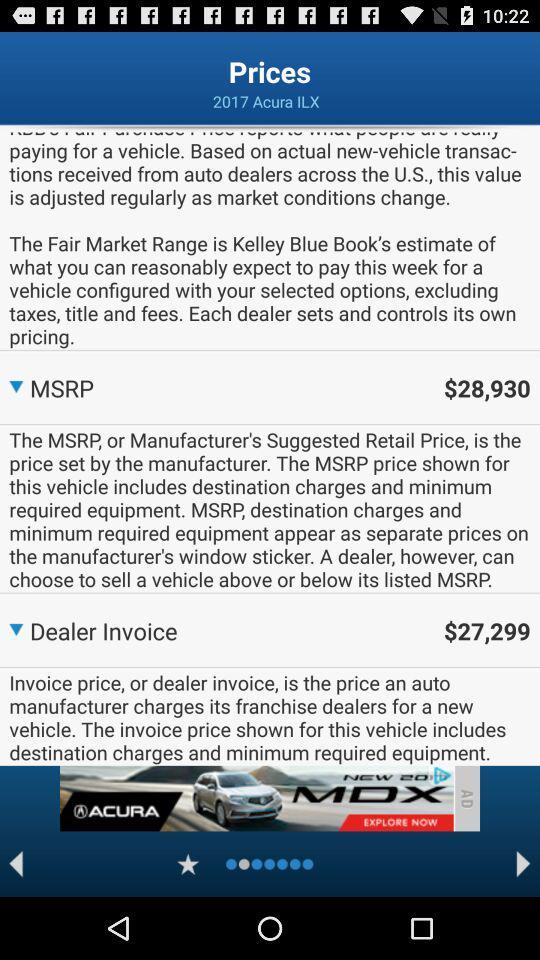  Describe the element at coordinates (256, 798) in the screenshot. I see `clickable advertisement` at that location.